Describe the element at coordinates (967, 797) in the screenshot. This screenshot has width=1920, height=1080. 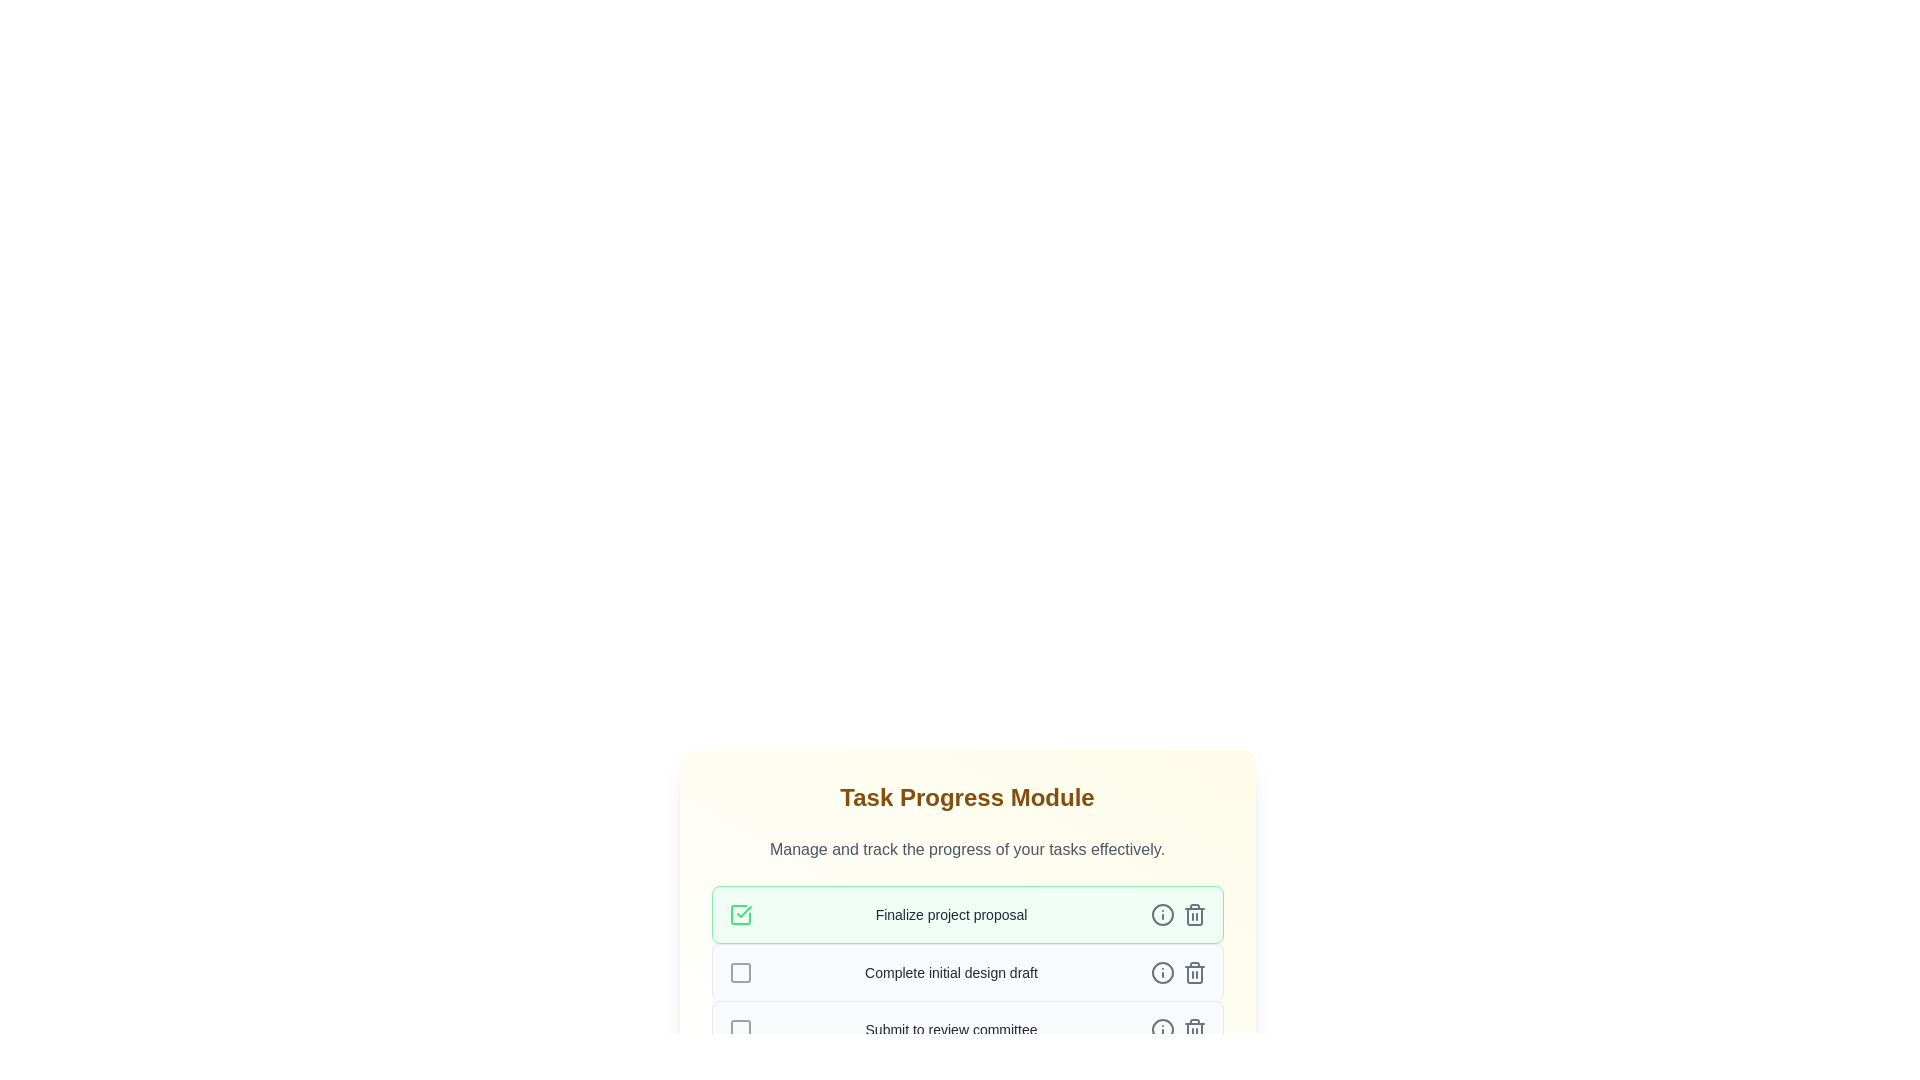
I see `the Text Header located at the top section of the rectangular card layout, which serves as the title or header for the card` at that location.